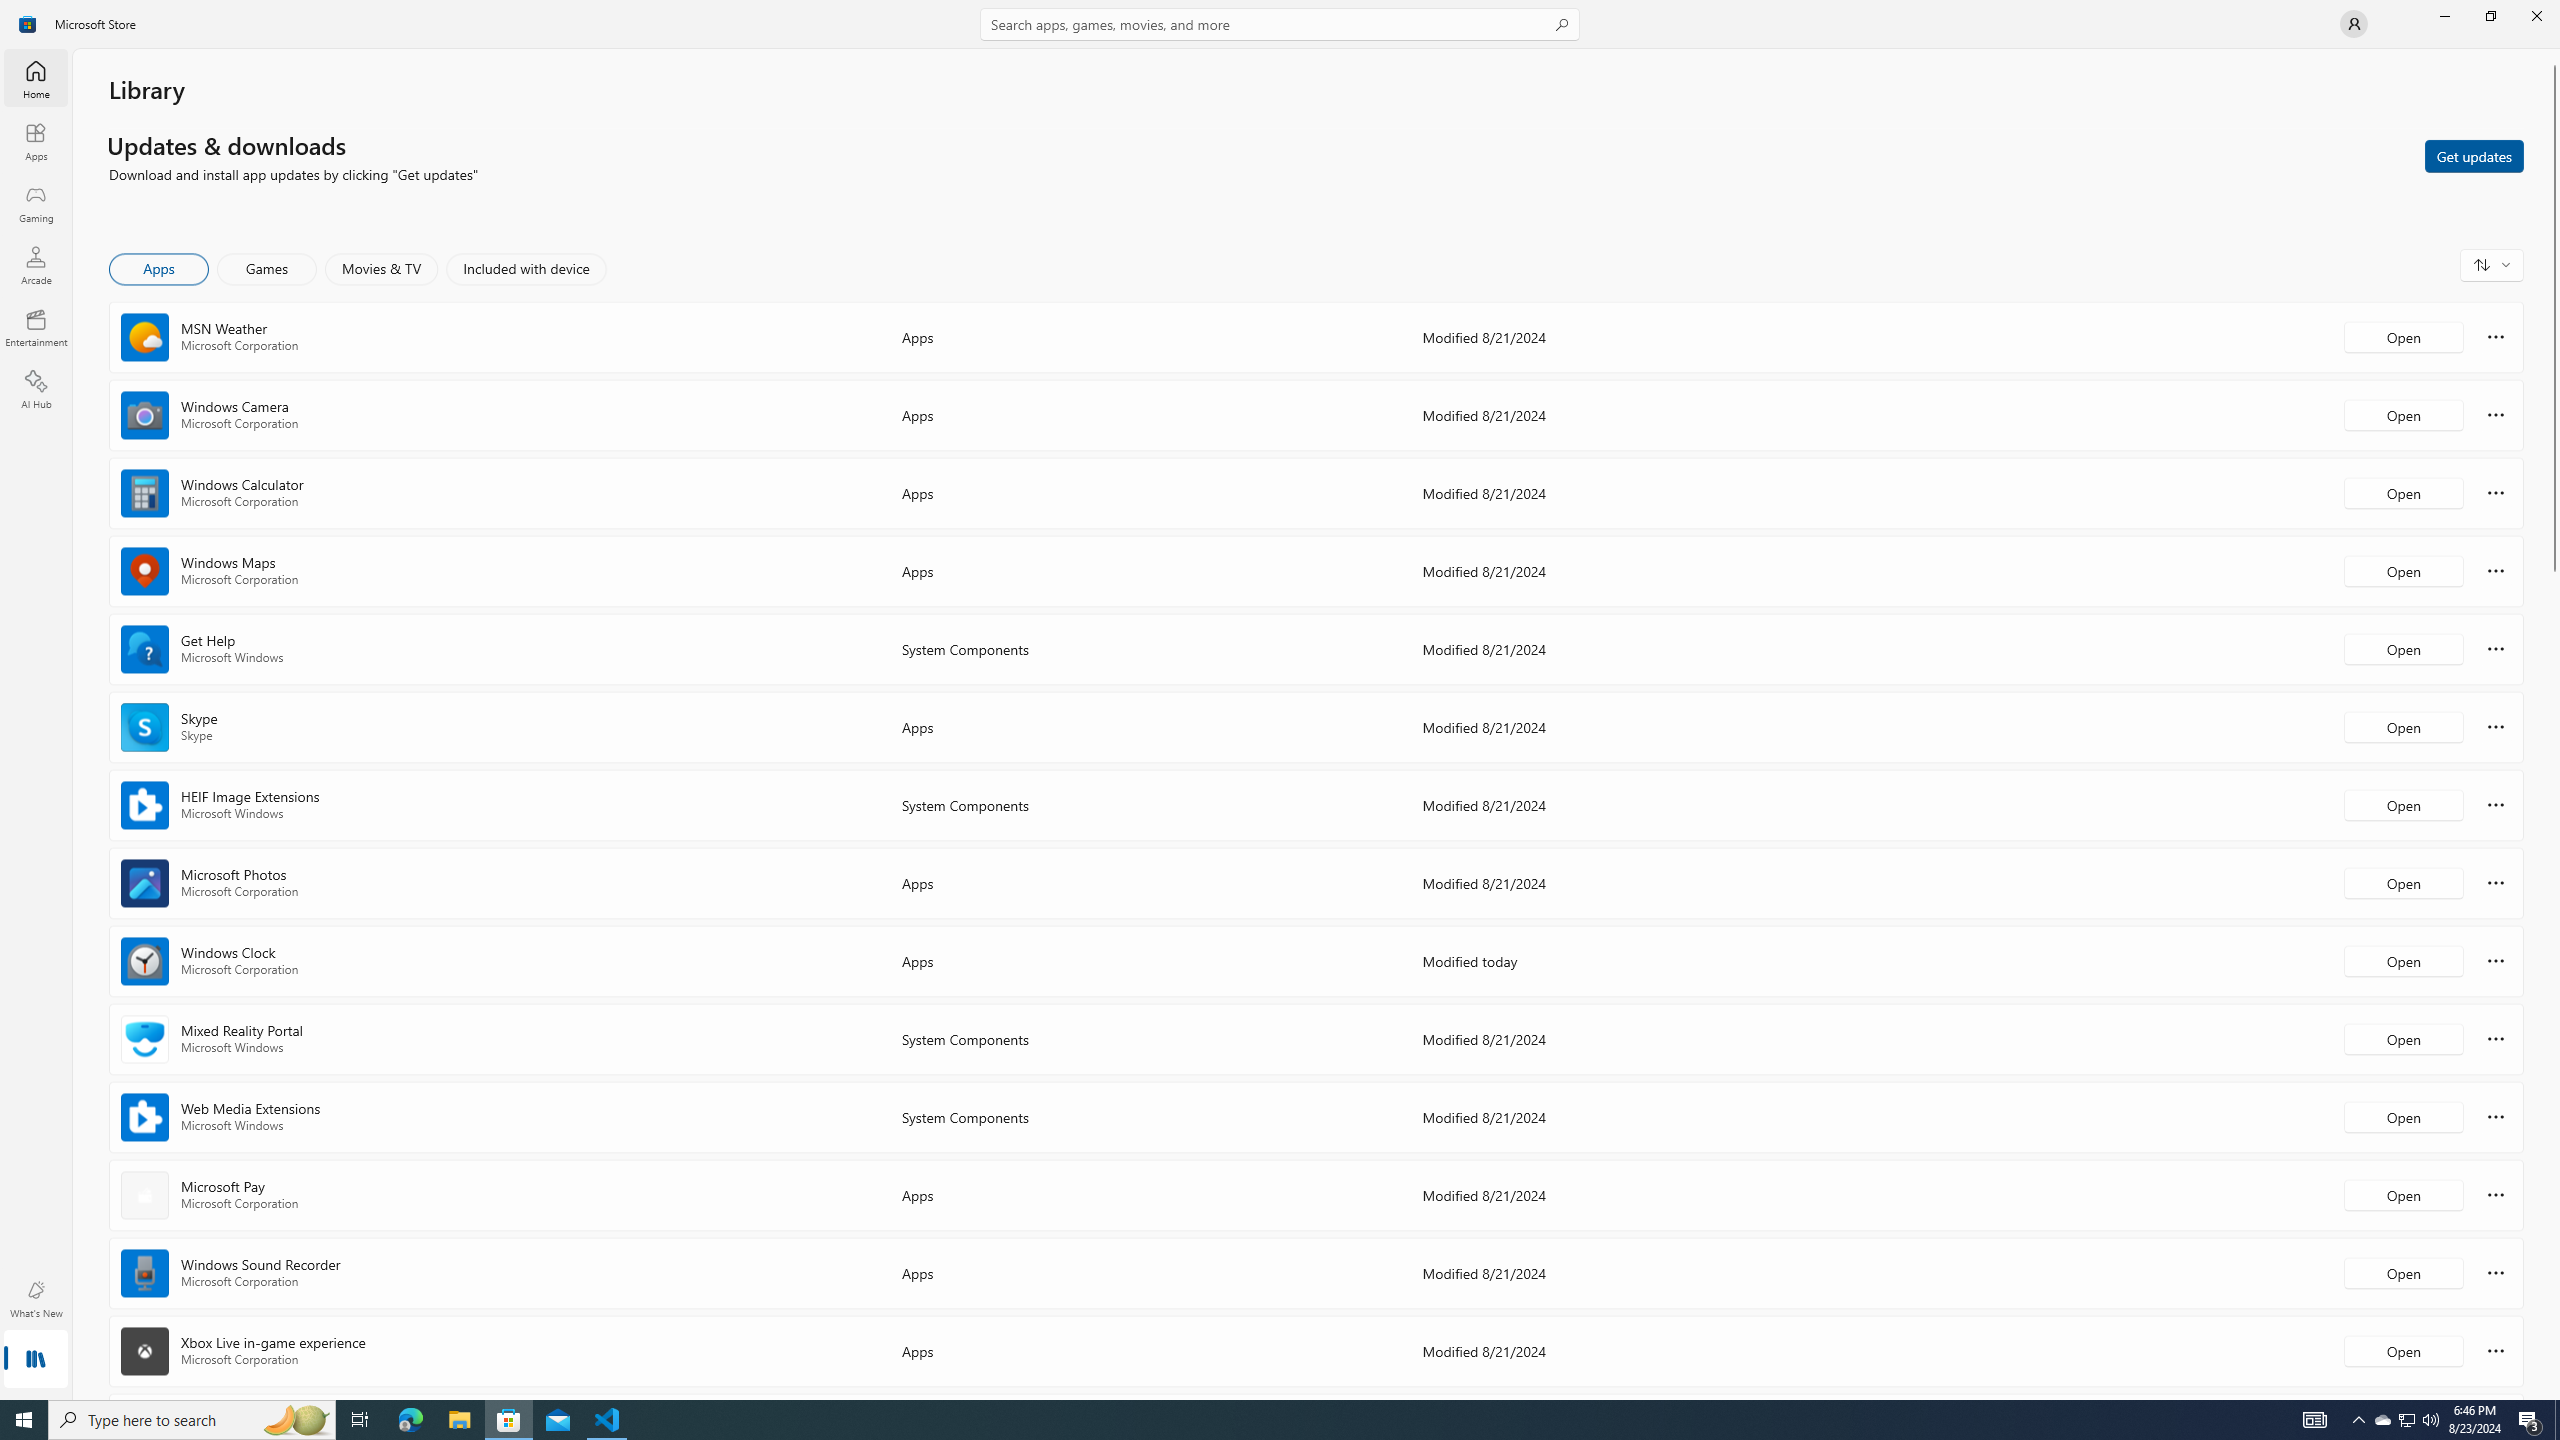 This screenshot has width=2560, height=1440. Describe the element at coordinates (2552, 724) in the screenshot. I see `'Vertical'` at that location.